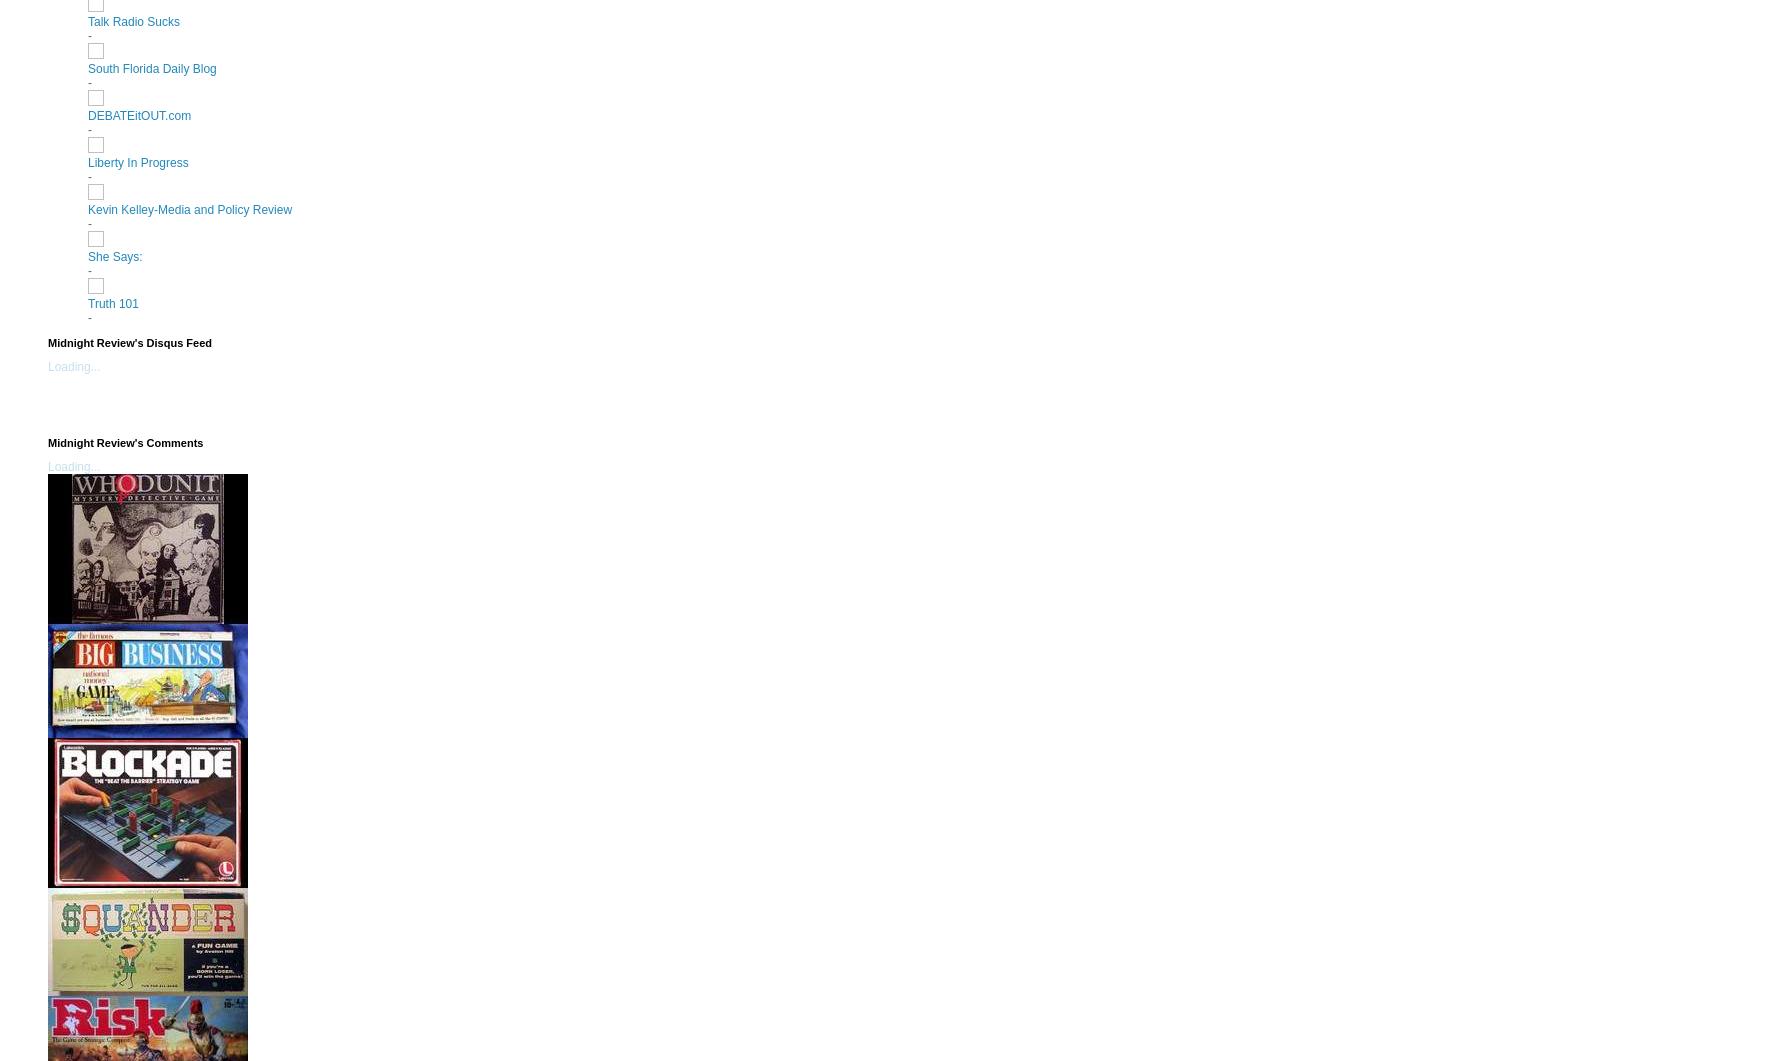  I want to click on 'Midnight Review's Comments', so click(125, 442).